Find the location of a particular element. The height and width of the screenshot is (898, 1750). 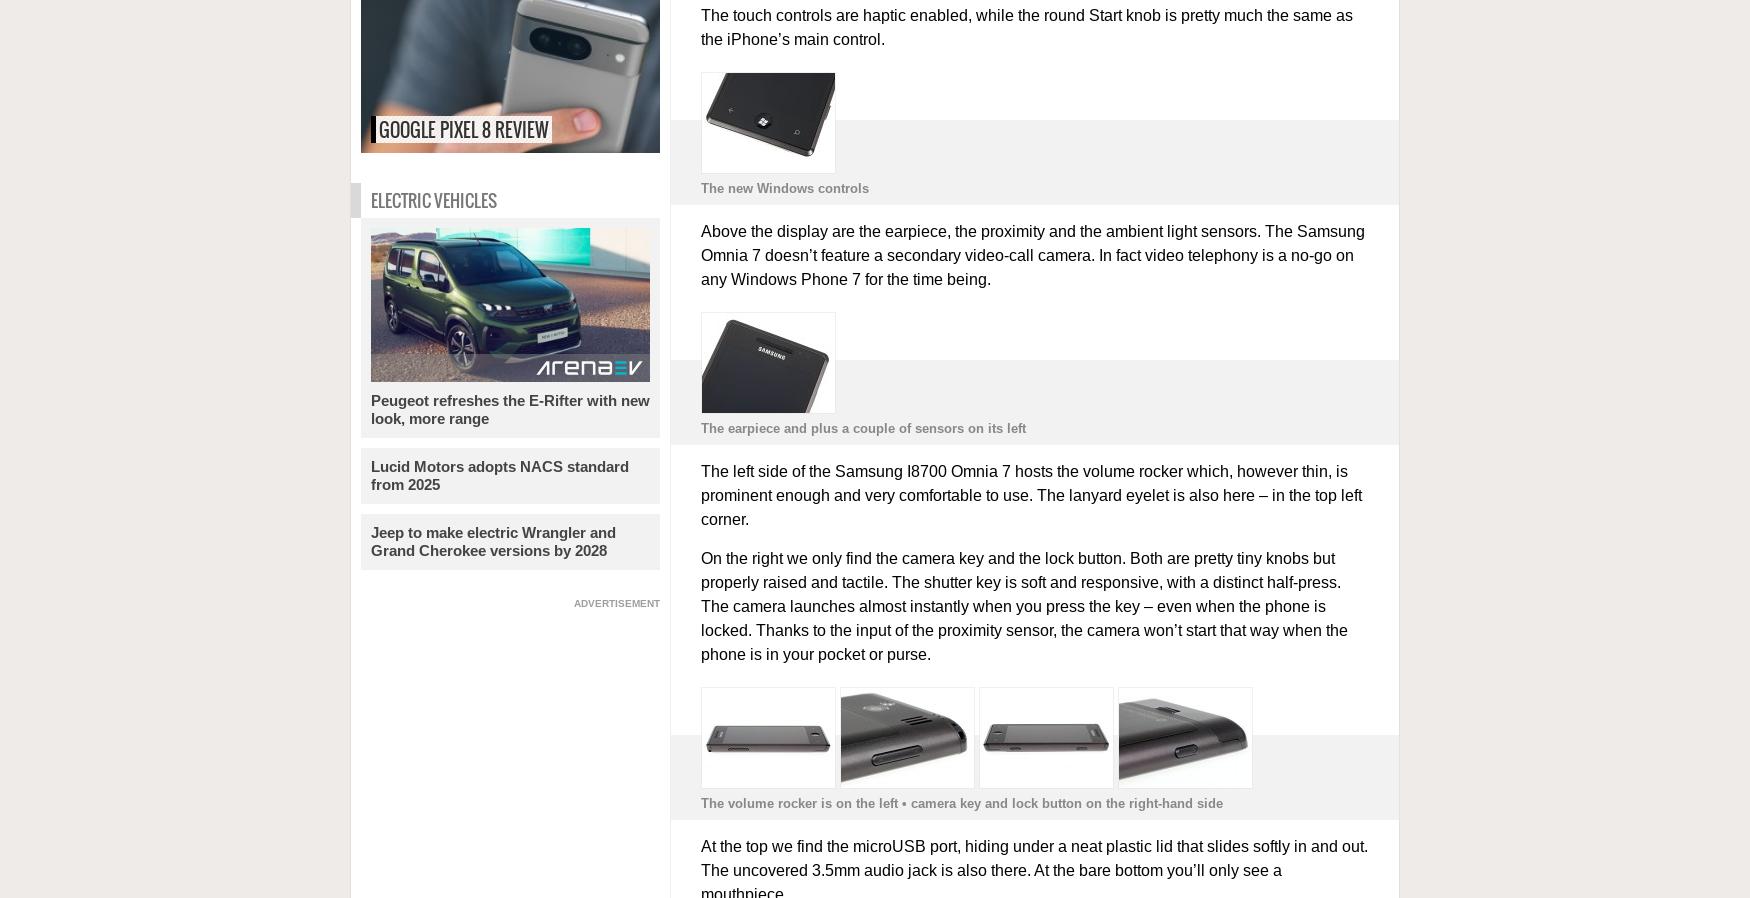

'Above the display are the earpiece, the proximity and the ambient light sensors. The Samsung Omnia 7 doesn’t feature a secondary video-call camera. In fact video telephony is a no-go on any Windows Phone 7 for the time being.' is located at coordinates (1030, 255).